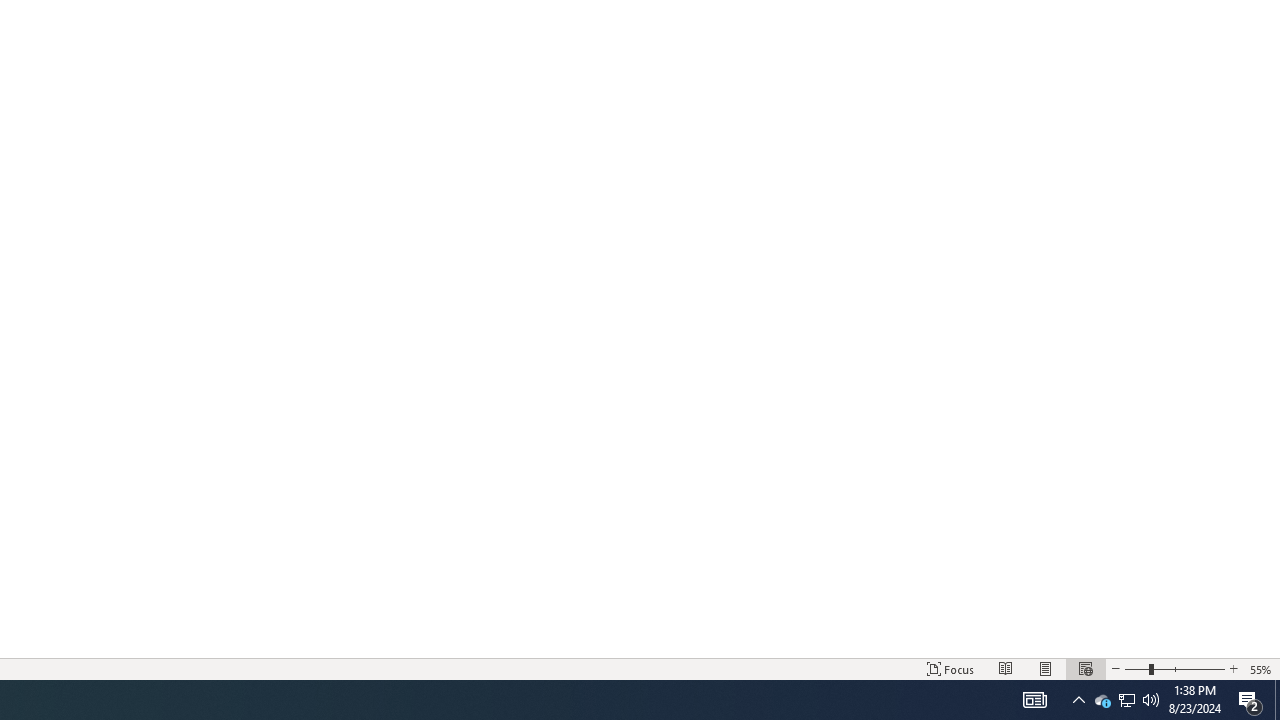  Describe the element at coordinates (1260, 669) in the screenshot. I see `'Zoom 55%'` at that location.